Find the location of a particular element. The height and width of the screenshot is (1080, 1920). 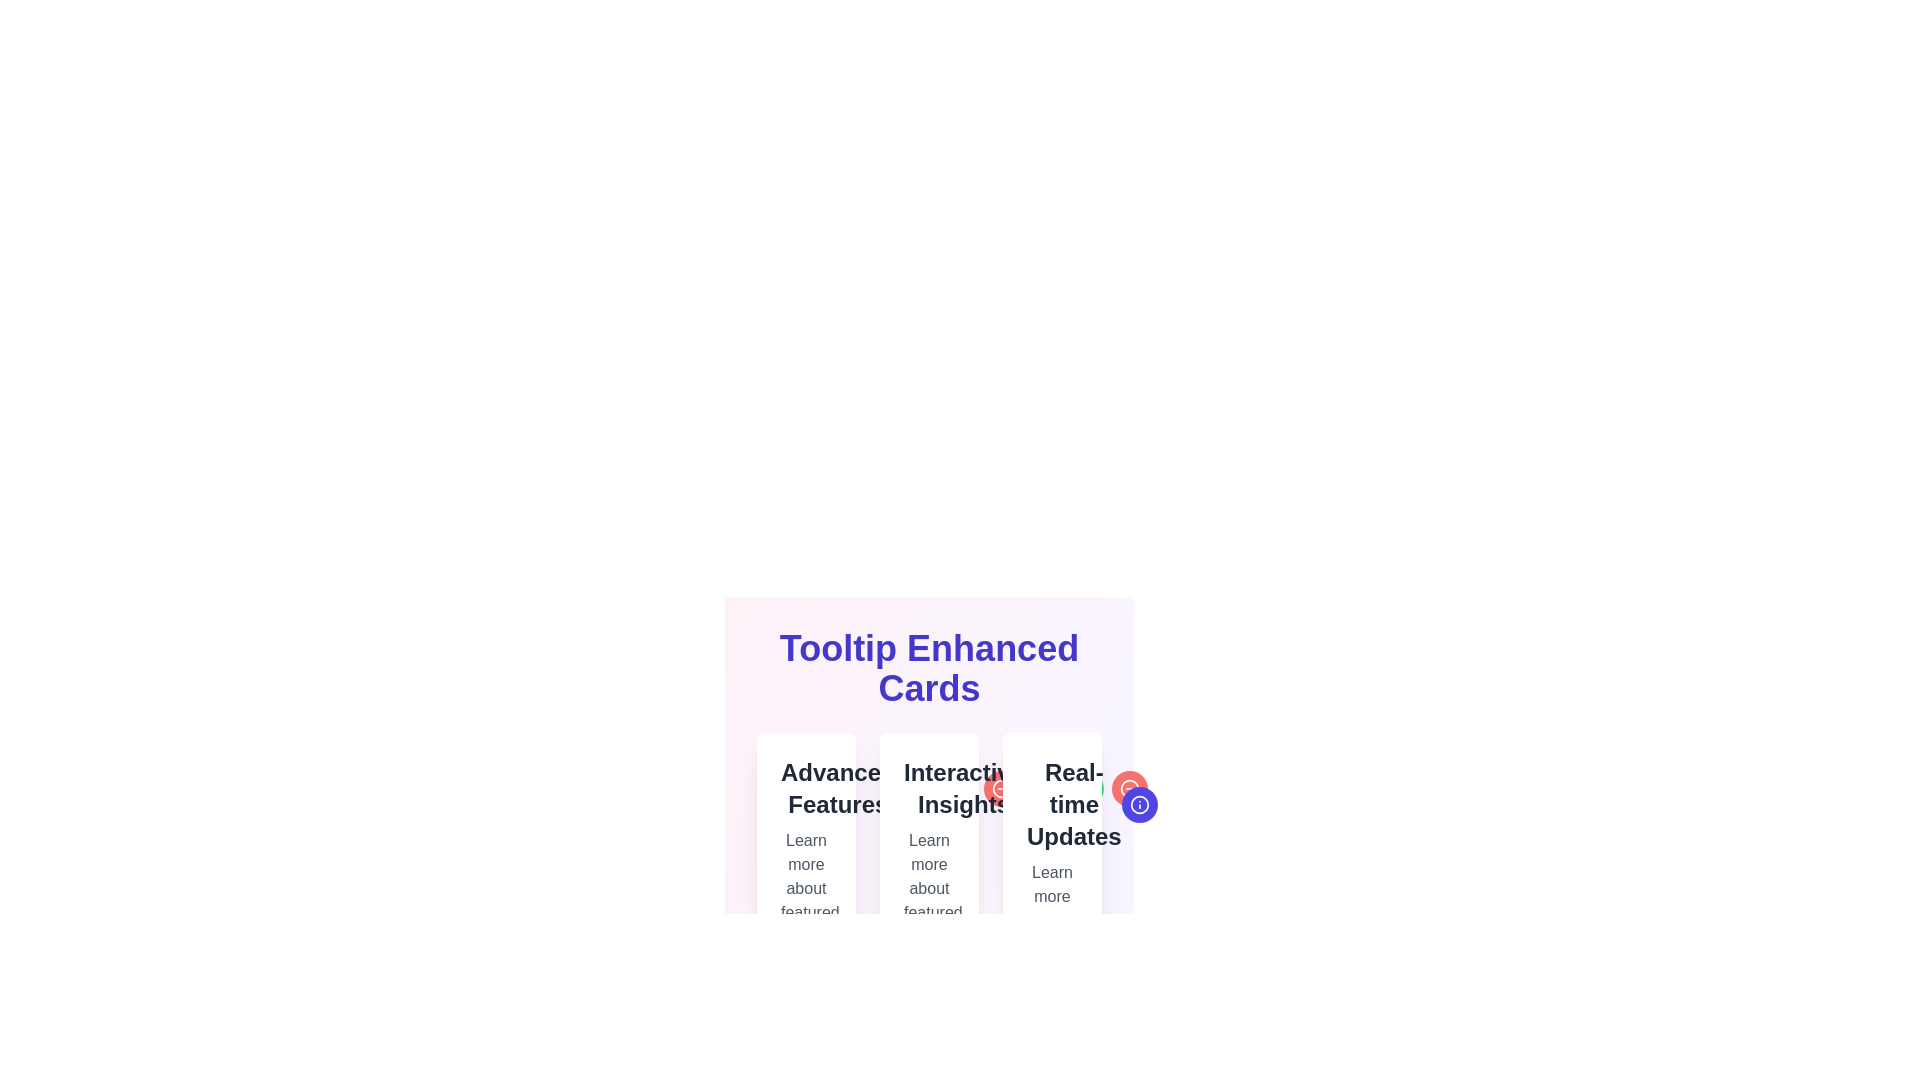

the first circular button located at the bottom right of the 'Interactive Insights' card is located at coordinates (912, 788).